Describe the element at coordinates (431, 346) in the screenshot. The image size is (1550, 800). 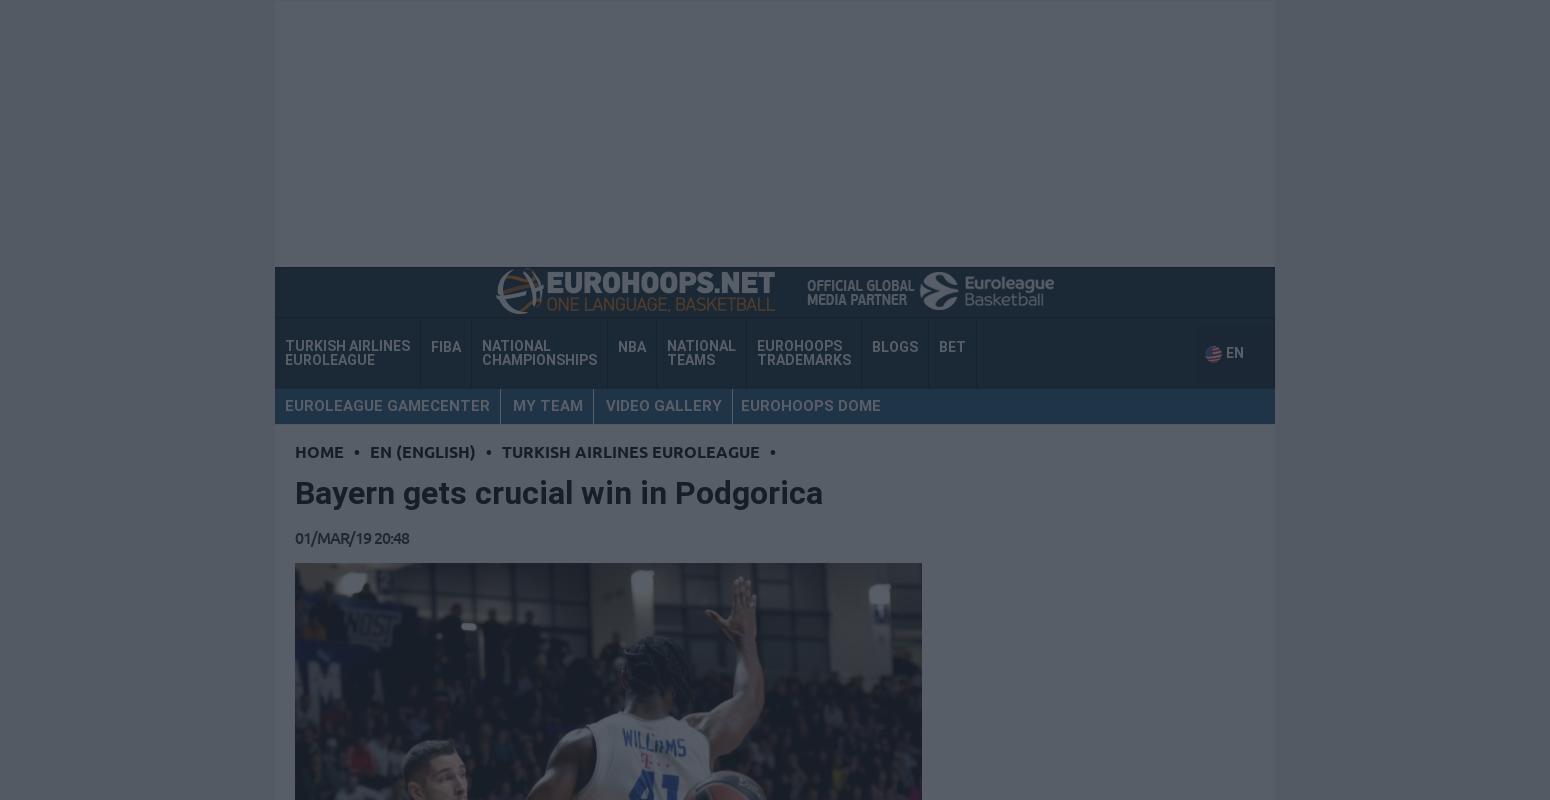
I see `'FIBA'` at that location.